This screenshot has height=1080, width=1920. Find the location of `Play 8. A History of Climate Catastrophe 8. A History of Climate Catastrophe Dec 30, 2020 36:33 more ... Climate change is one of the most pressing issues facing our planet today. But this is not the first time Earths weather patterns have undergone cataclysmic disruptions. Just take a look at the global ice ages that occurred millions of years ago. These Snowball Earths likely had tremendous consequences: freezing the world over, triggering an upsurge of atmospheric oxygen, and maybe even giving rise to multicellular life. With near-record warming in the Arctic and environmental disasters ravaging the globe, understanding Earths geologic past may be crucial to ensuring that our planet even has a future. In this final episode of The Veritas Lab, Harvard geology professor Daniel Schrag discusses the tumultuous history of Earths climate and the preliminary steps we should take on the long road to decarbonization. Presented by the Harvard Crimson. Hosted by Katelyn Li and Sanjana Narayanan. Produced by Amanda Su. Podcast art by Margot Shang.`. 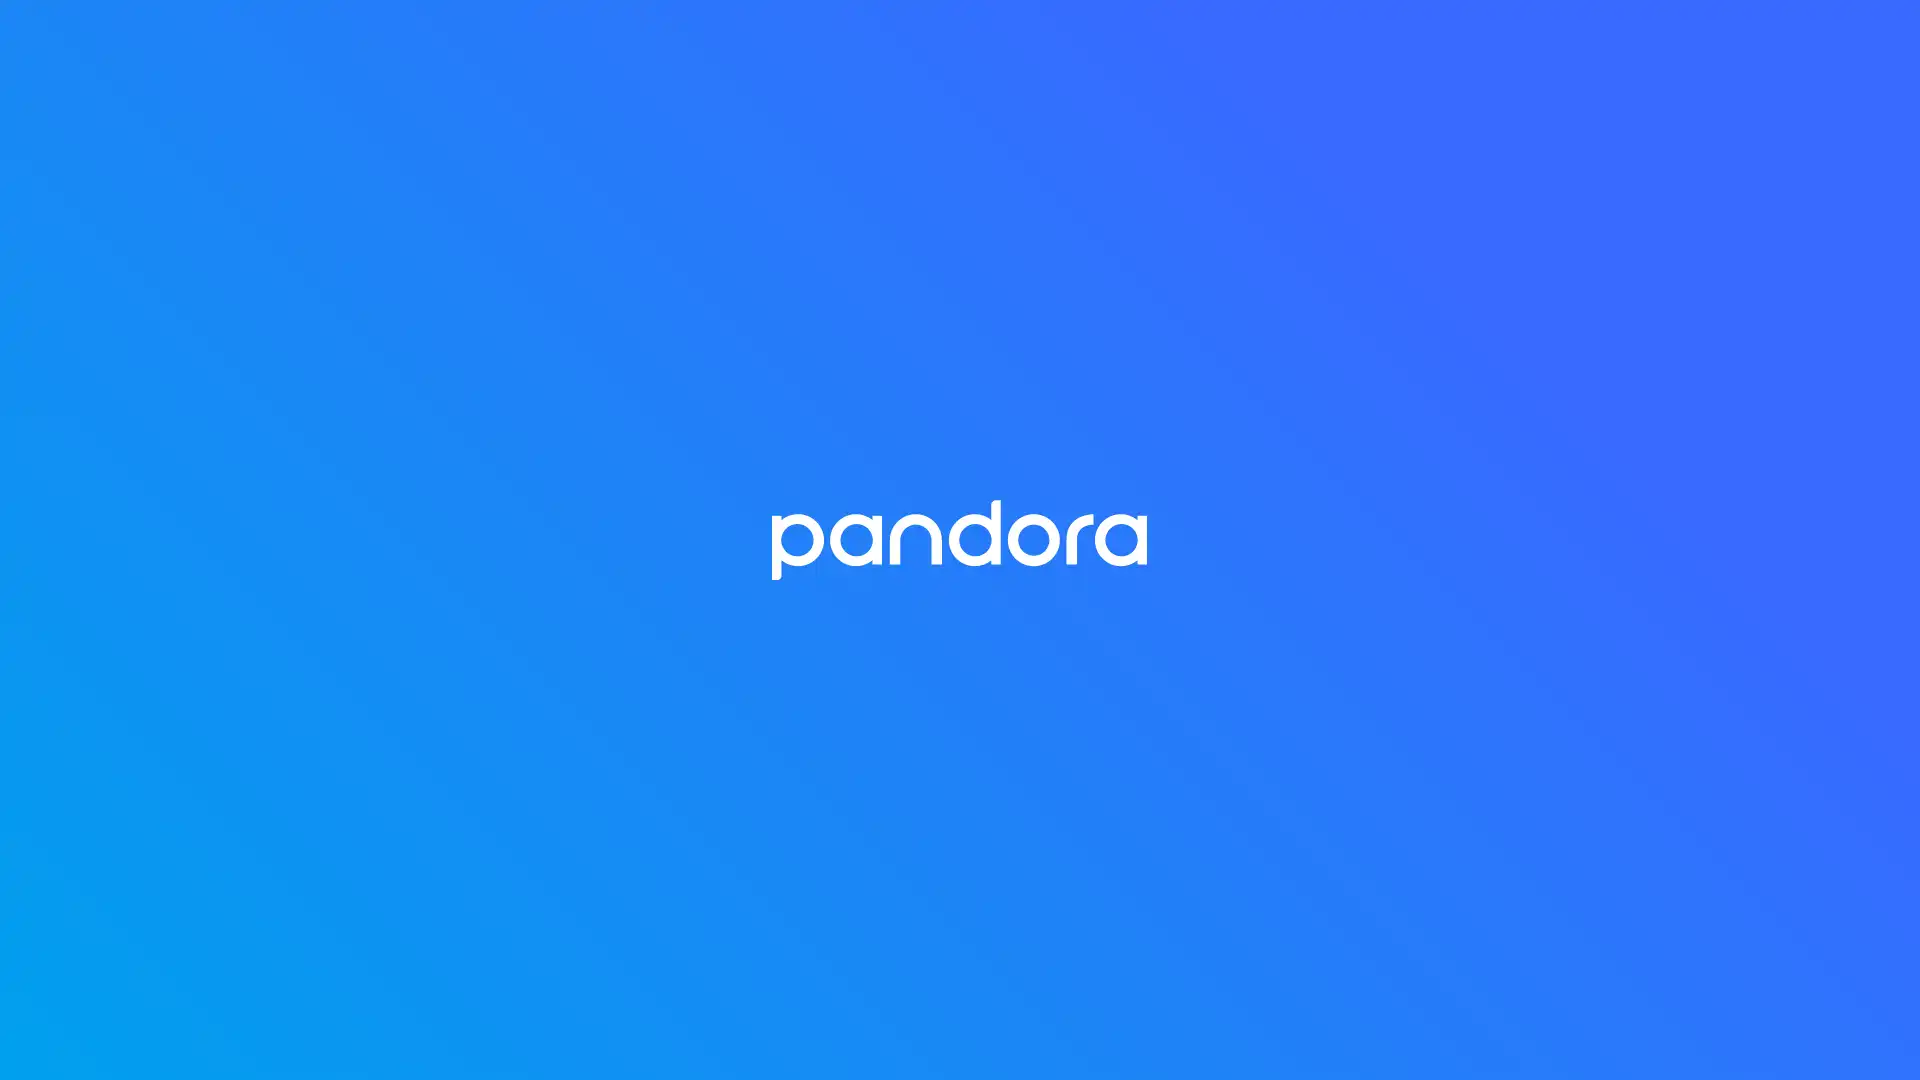

Play 8. A History of Climate Catastrophe 8. A History of Climate Catastrophe Dec 30, 2020 36:33 more ... Climate change is one of the most pressing issues facing our planet today. But this is not the first time Earths weather patterns have undergone cataclysmic disruptions. Just take a look at the global ice ages that occurred millions of years ago. These Snowball Earths likely had tremendous consequences: freezing the world over, triggering an upsurge of atmospheric oxygen, and maybe even giving rise to multicellular life. With near-record warming in the Arctic and environmental disasters ravaging the globe, understanding Earths geologic past may be crucial to ensuring that our planet even has a future. In this final episode of The Veritas Lab, Harvard geology professor Daniel Schrag discusses the tumultuous history of Earths climate and the preliminary steps we should take on the long road to decarbonization. Presented by the Harvard Crimson. Hosted by Katelyn Li and Sanjana Narayanan. Produced by Amanda Su. Podcast art by Margot Shang. is located at coordinates (1285, 431).